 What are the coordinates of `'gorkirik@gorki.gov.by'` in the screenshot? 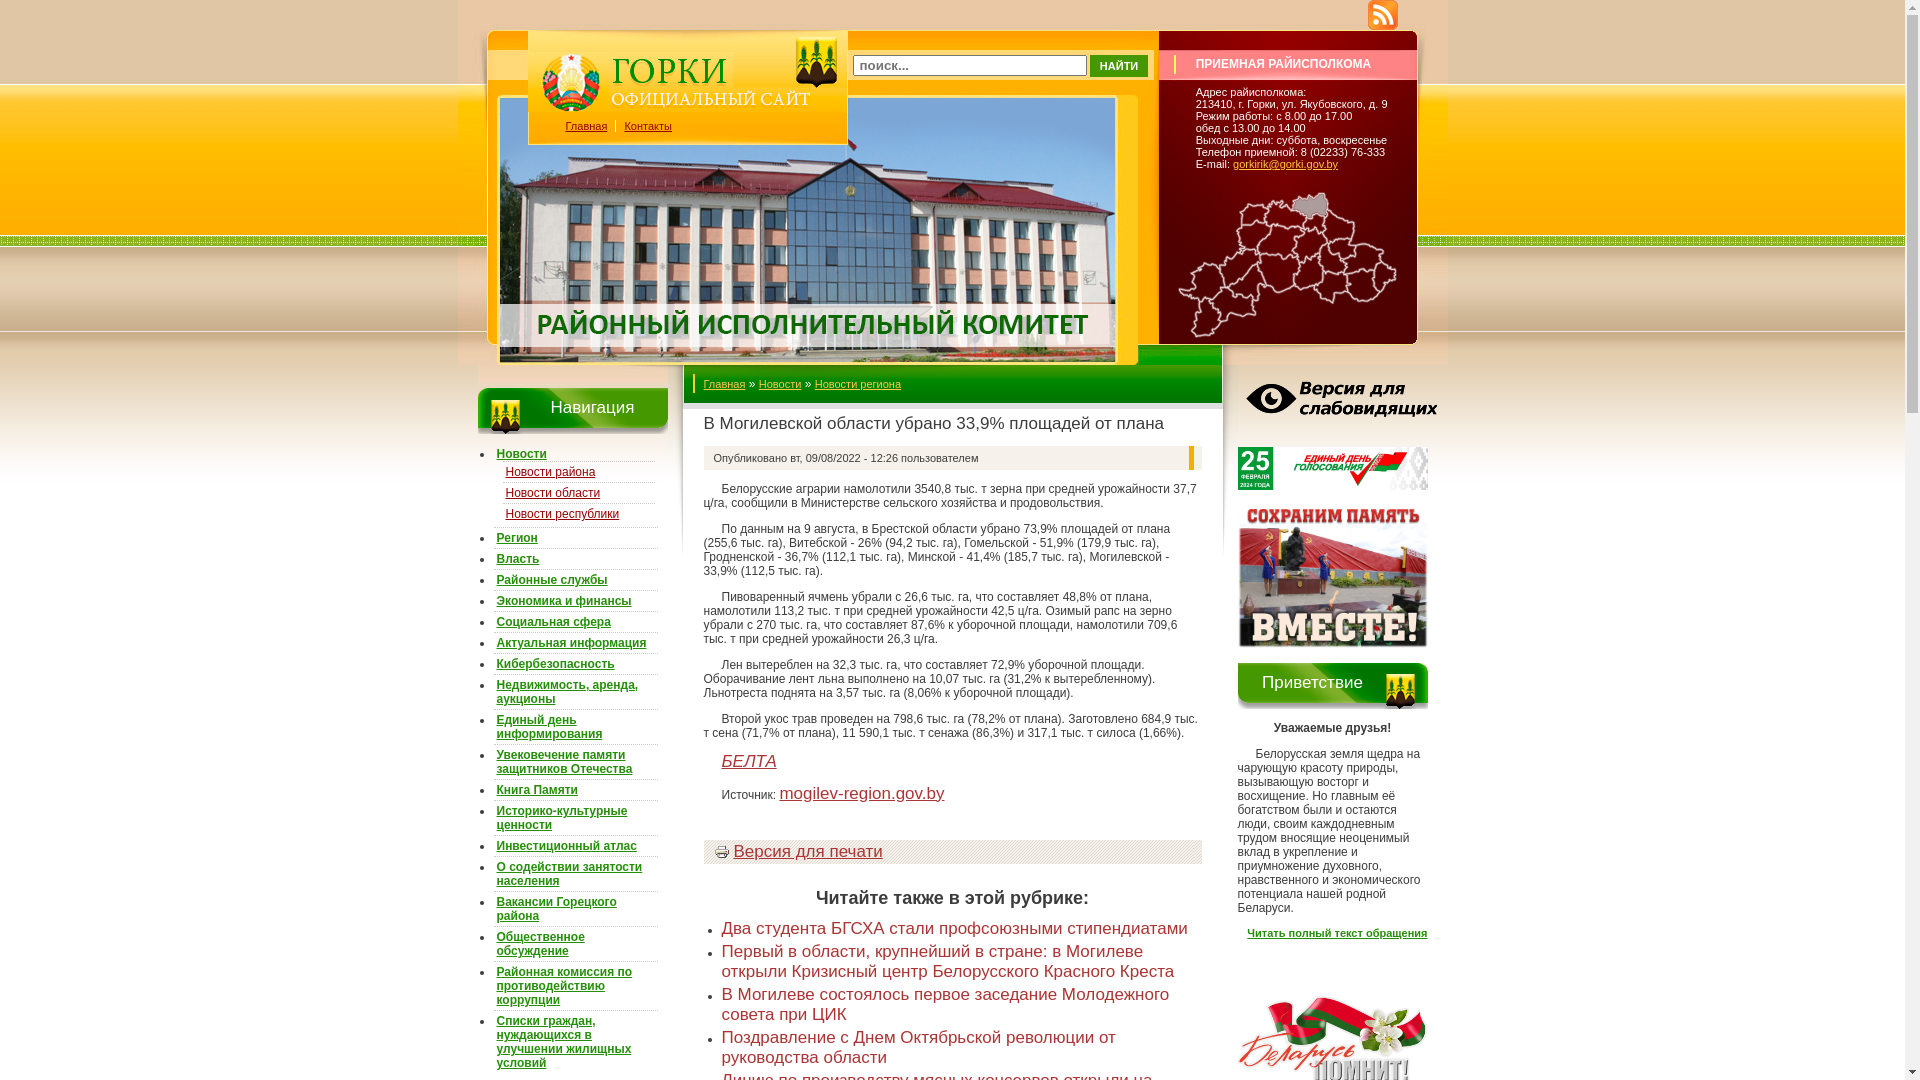 It's located at (1285, 163).